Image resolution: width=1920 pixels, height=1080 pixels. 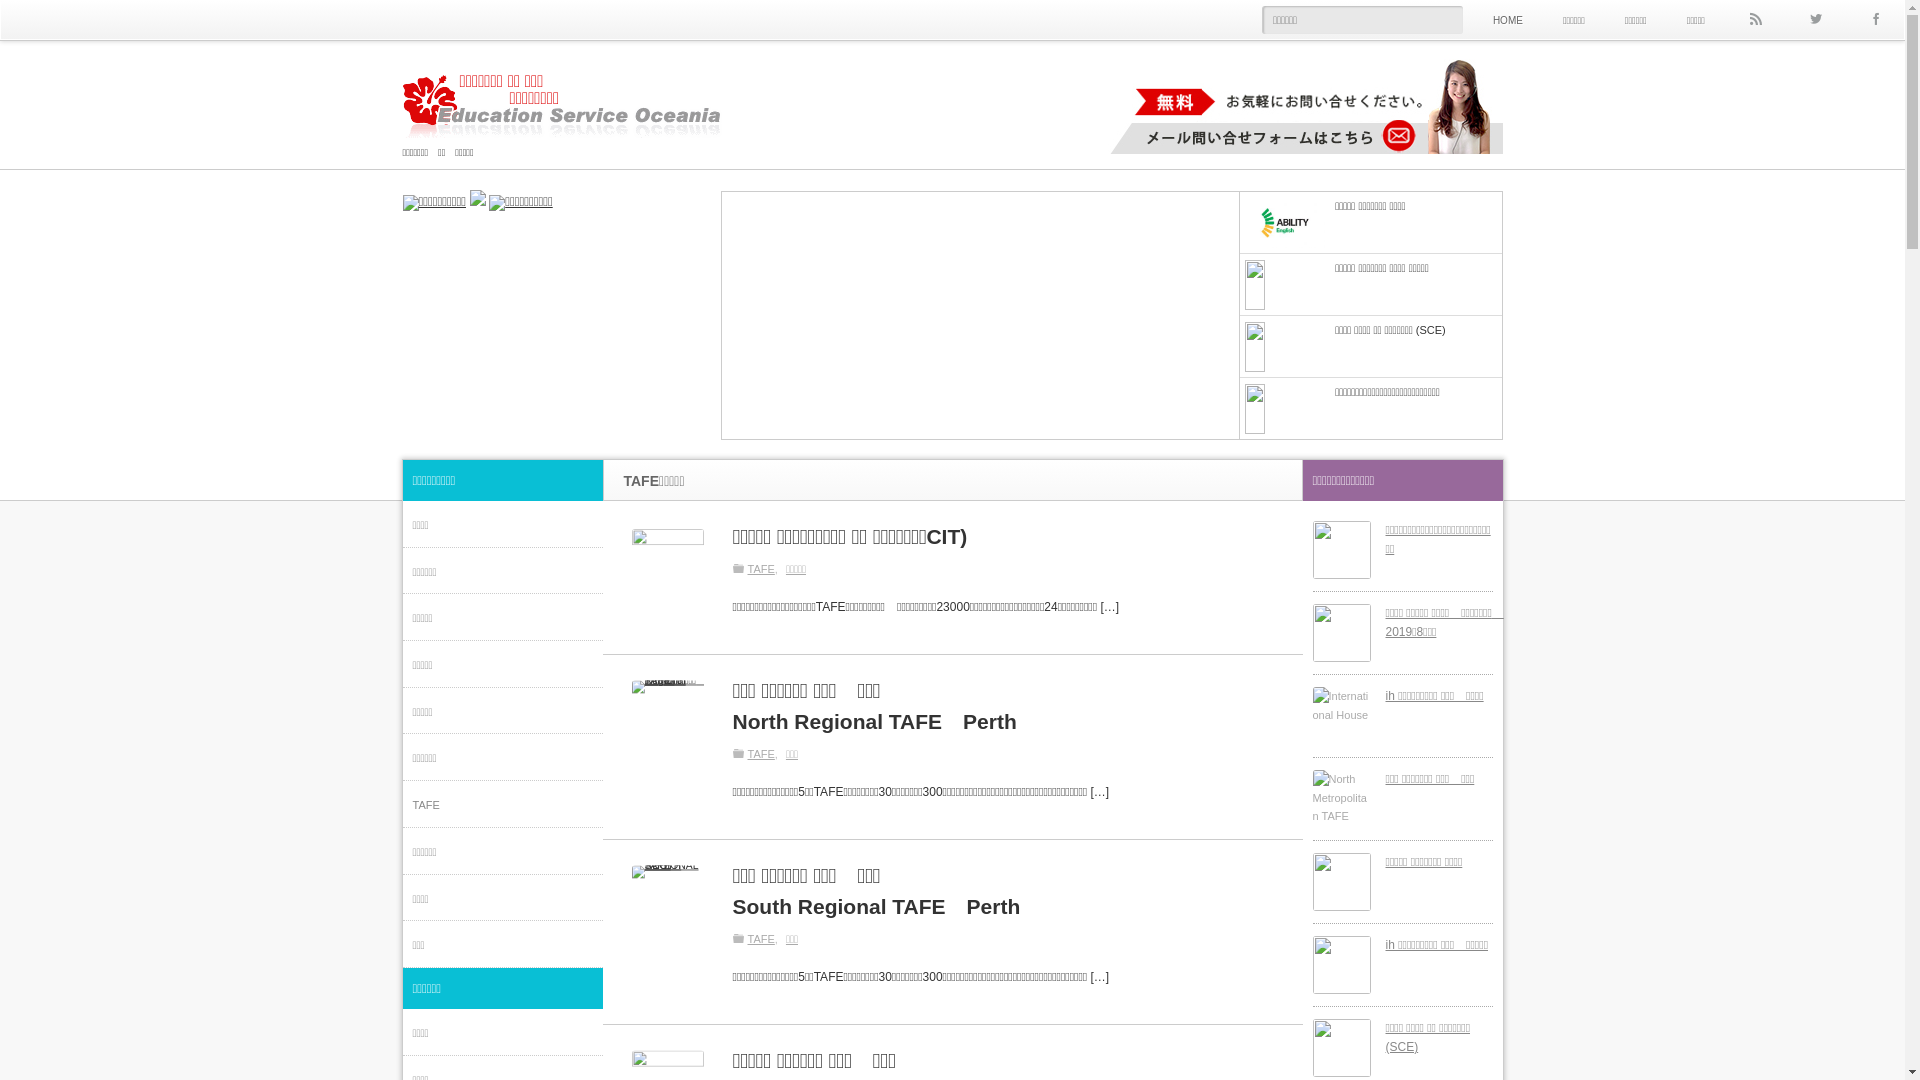 I want to click on 'TAFE', so click(x=764, y=567).